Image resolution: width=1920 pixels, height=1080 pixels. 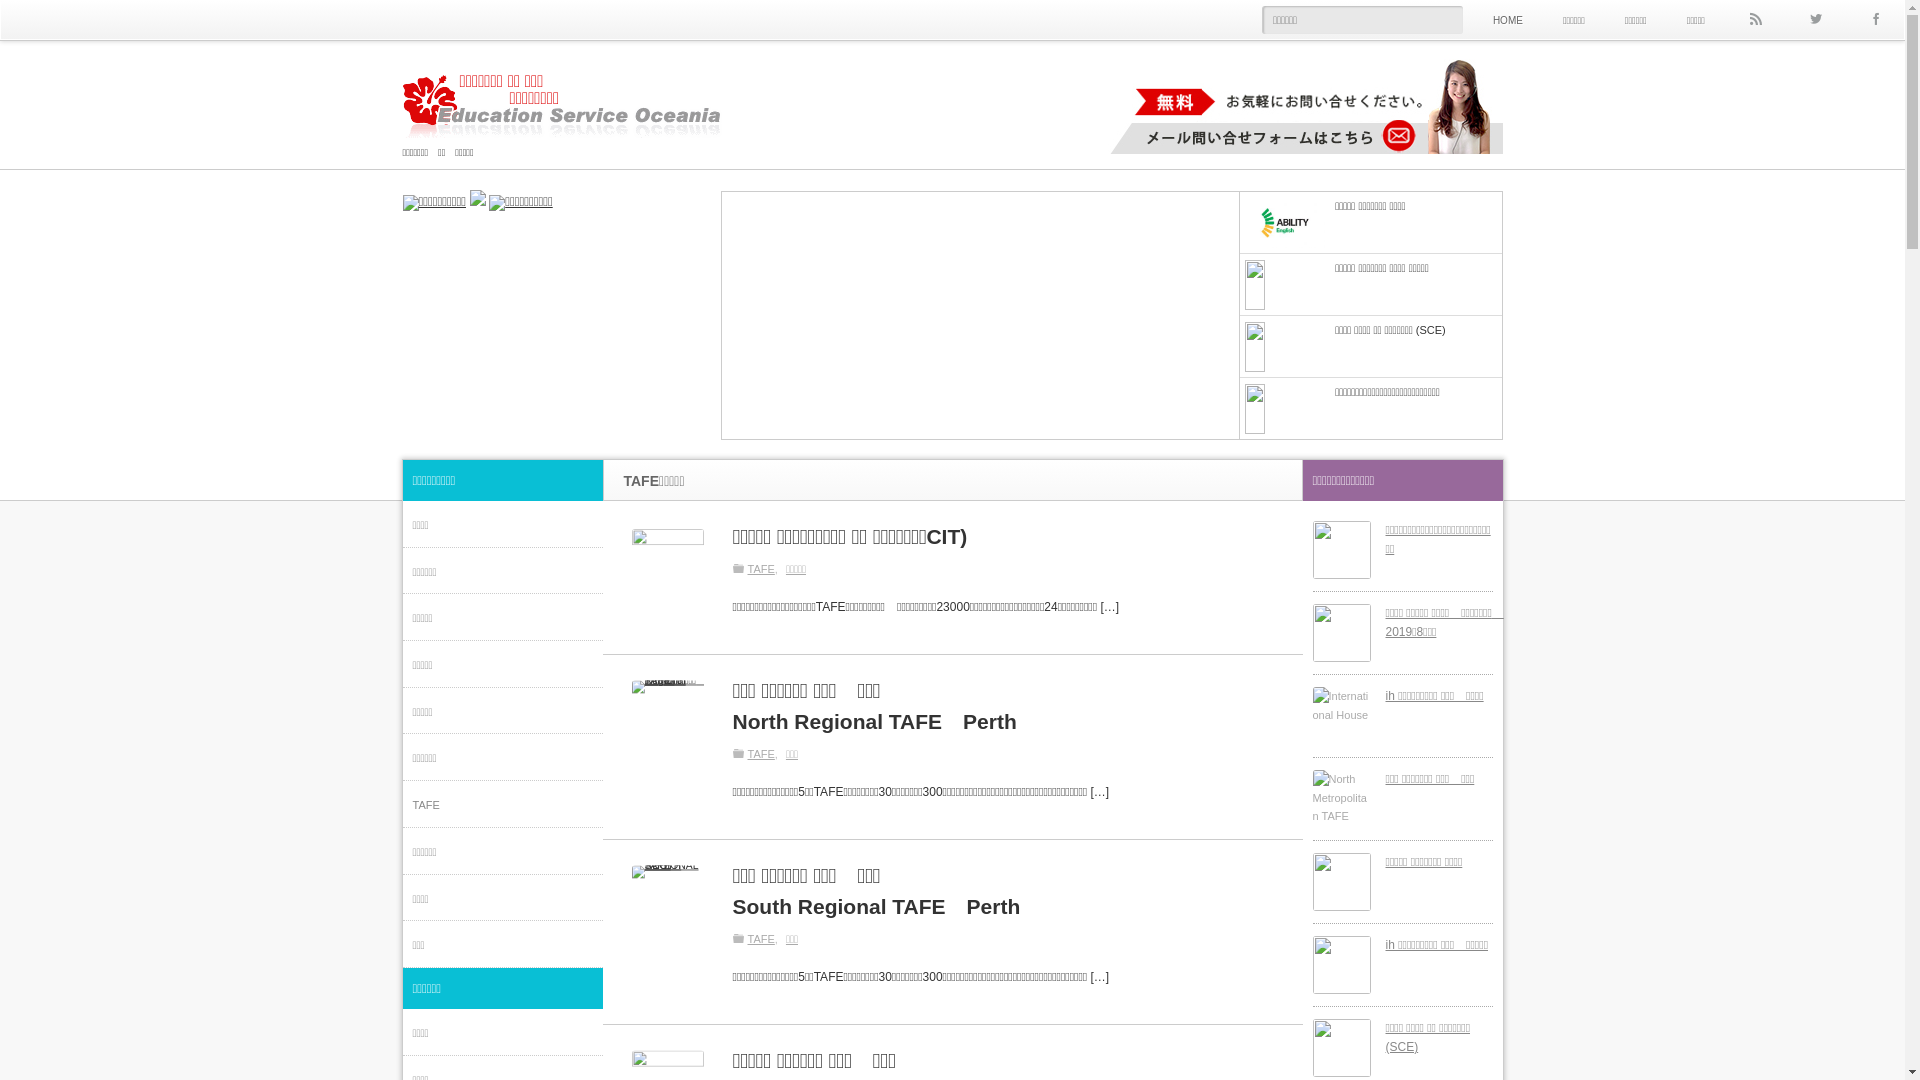 I want to click on 'TAFE', so click(x=764, y=567).